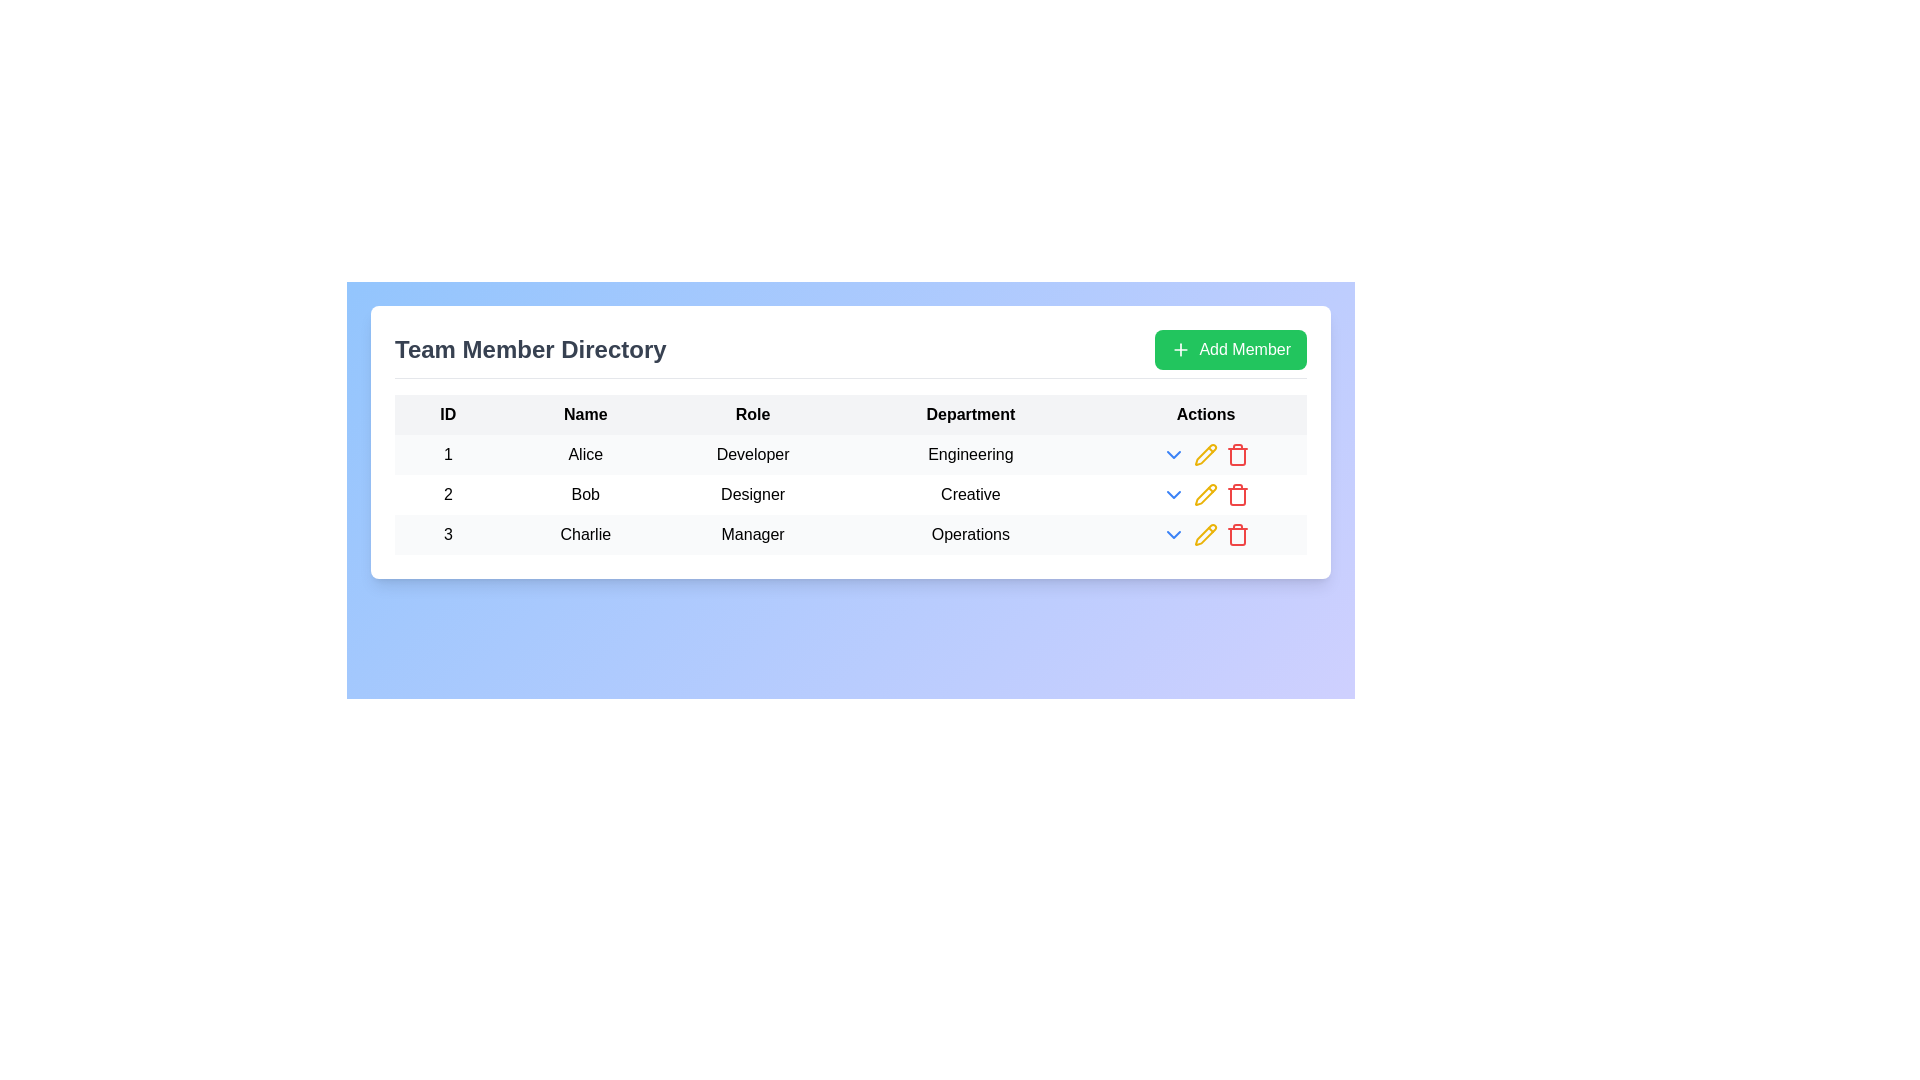  What do you see at coordinates (447, 494) in the screenshot?
I see `the text label displaying the unique ID of the team member in the second row of the 'Team Member Directory' table` at bounding box center [447, 494].